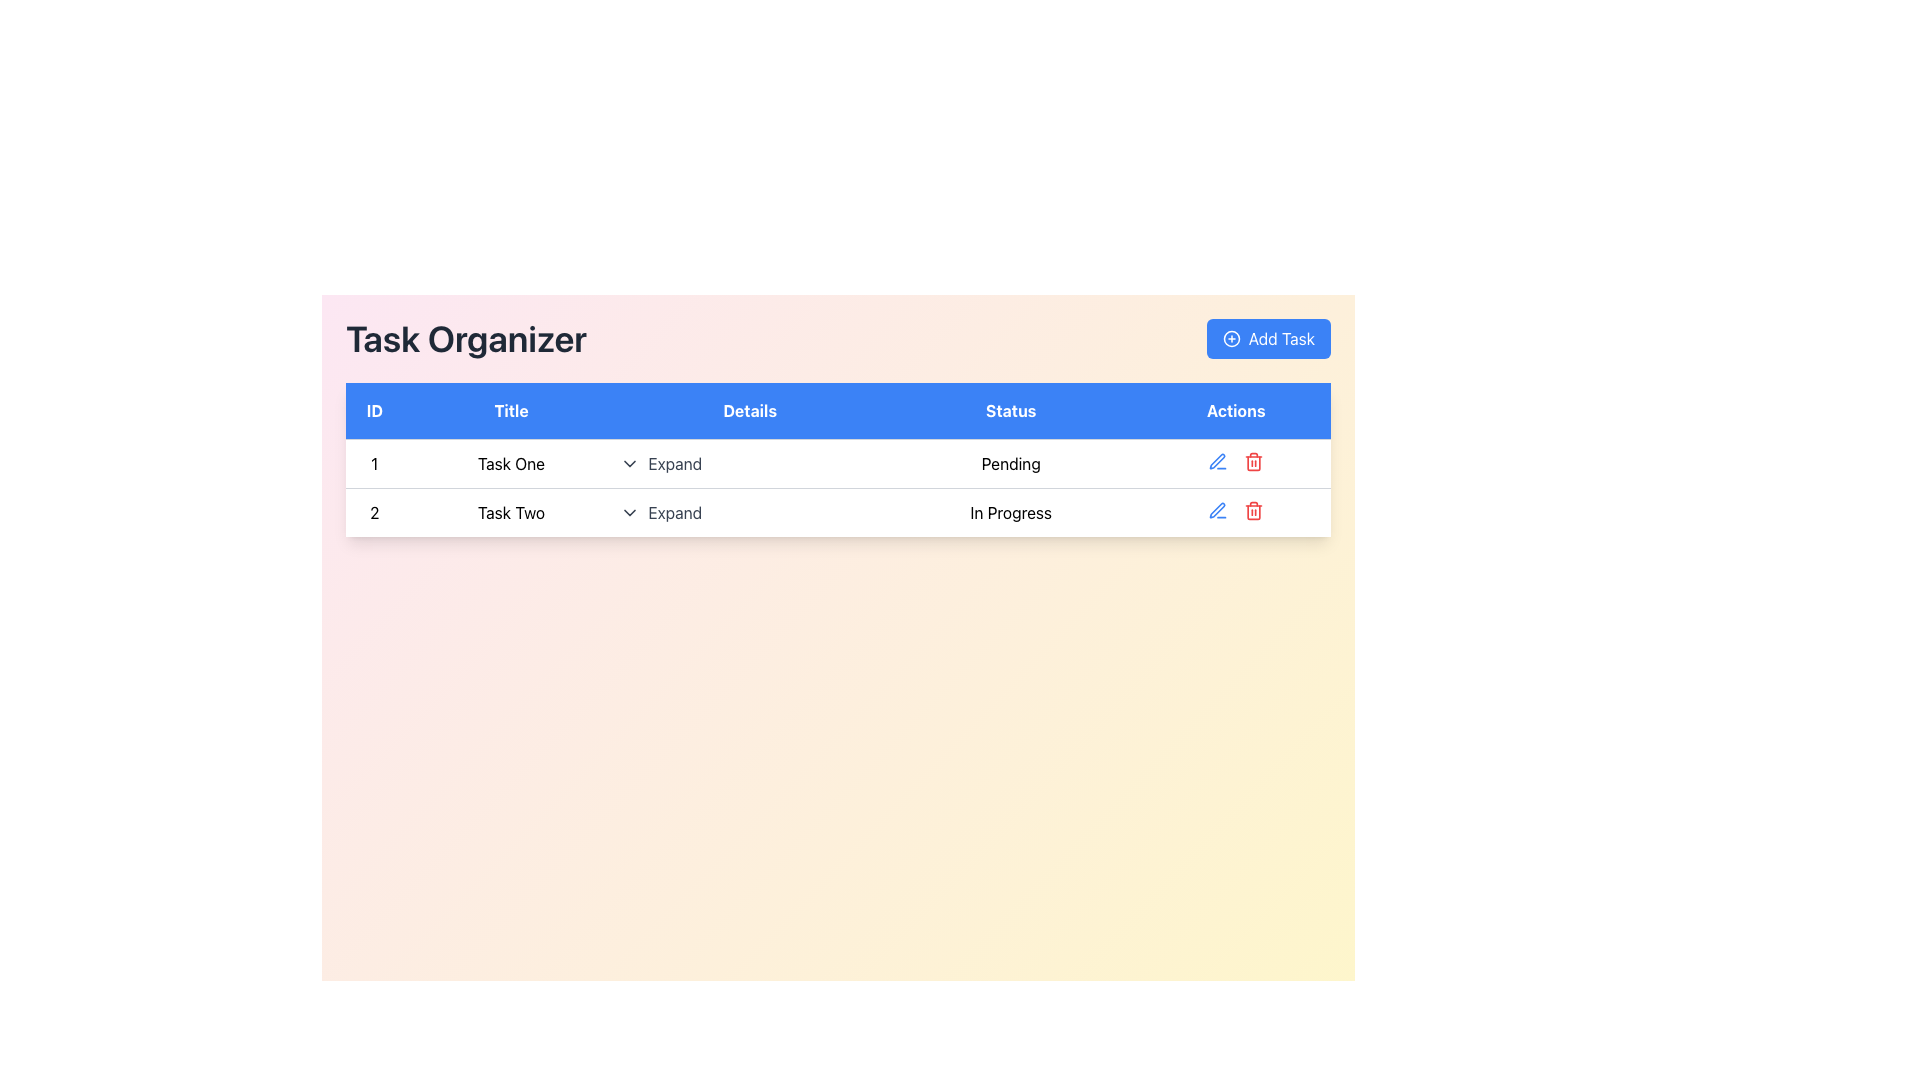  I want to click on the textual title for the first task entry in the table, labeled 'Task One', which is located in the 'Title' column of the first row, so click(511, 463).